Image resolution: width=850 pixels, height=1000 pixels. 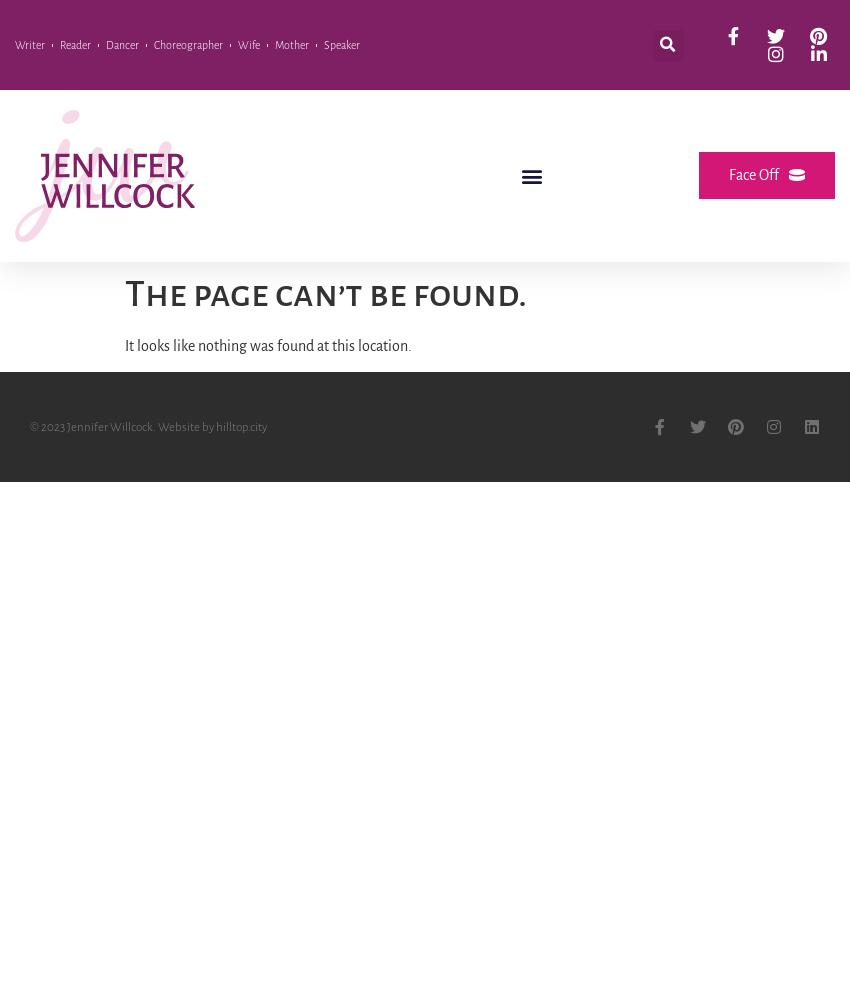 I want to click on '© 2023 Jennifer Willcock. Website by', so click(x=121, y=426).